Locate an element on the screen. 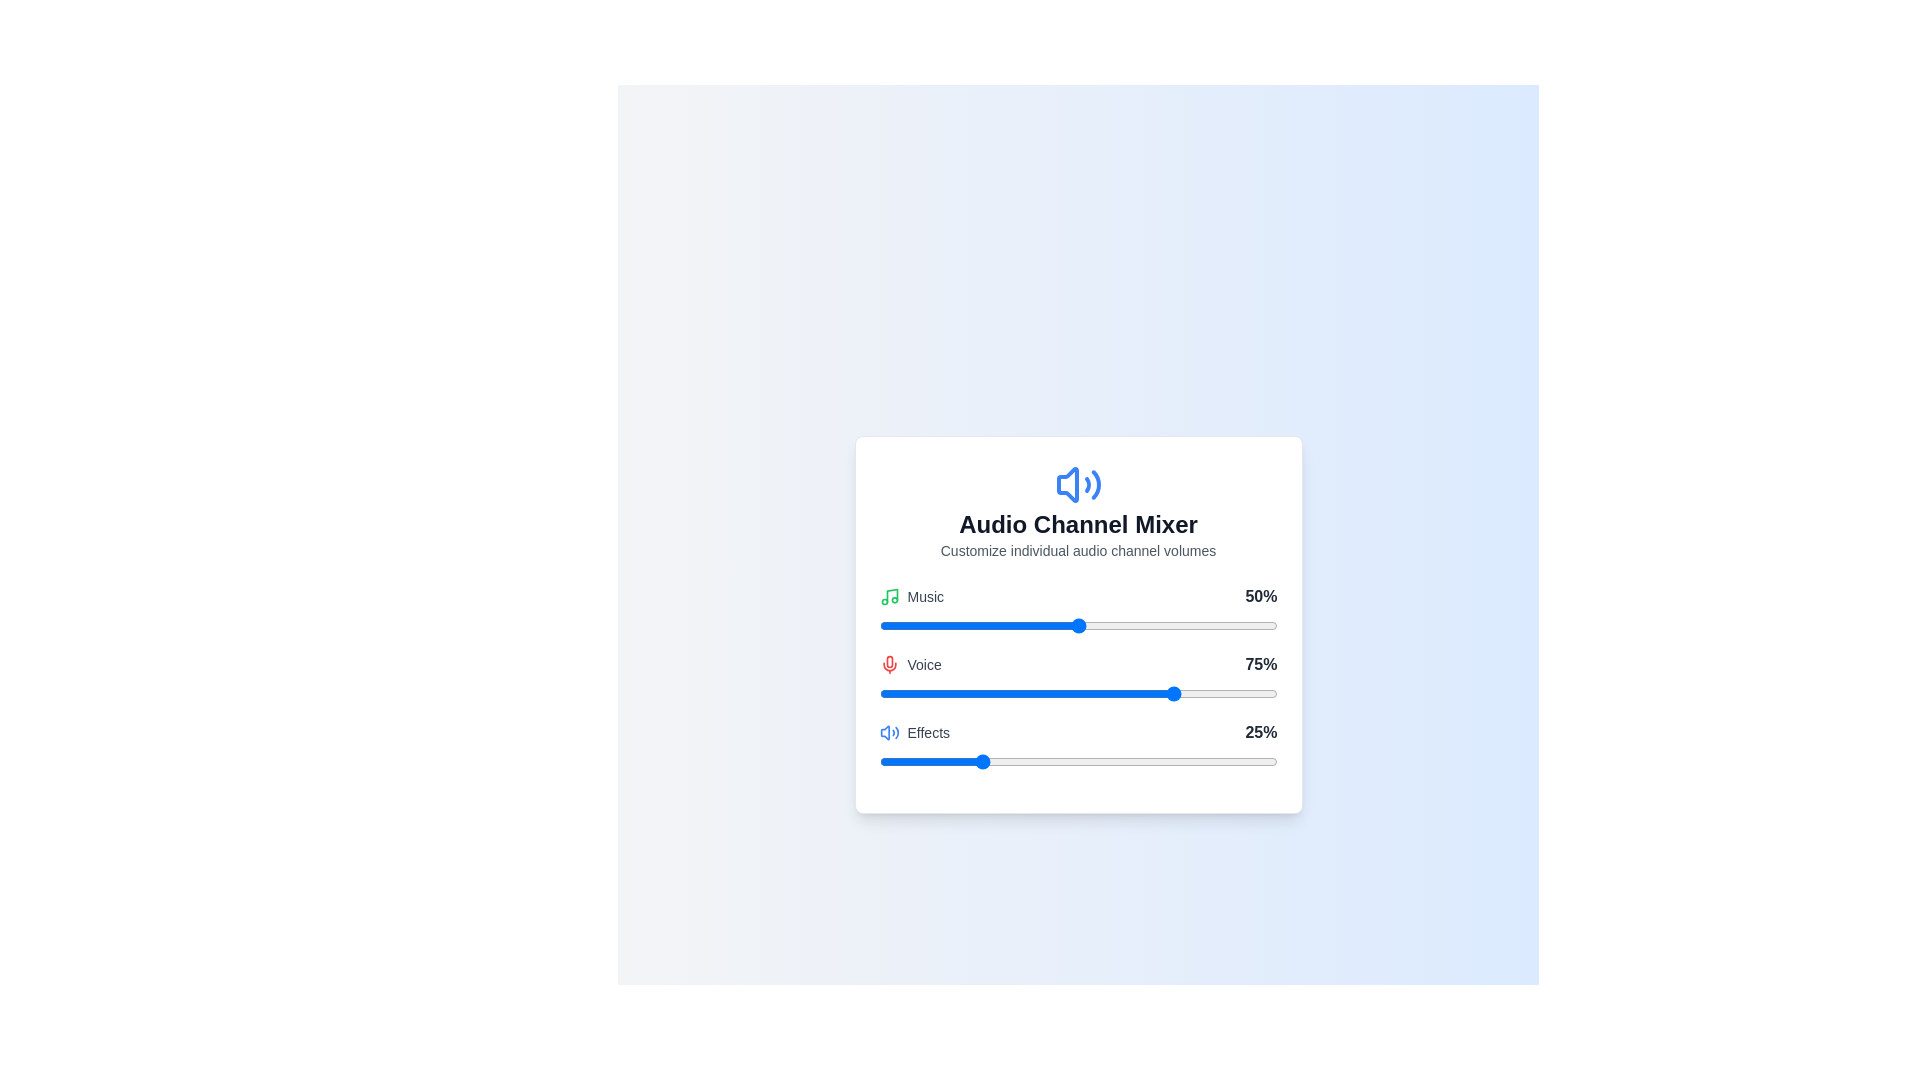 The height and width of the screenshot is (1080, 1920). the 'Voice' label with the red microphone icon in the 'Audio Channel Mixer' interface, located in the middle row, second position is located at coordinates (909, 664).